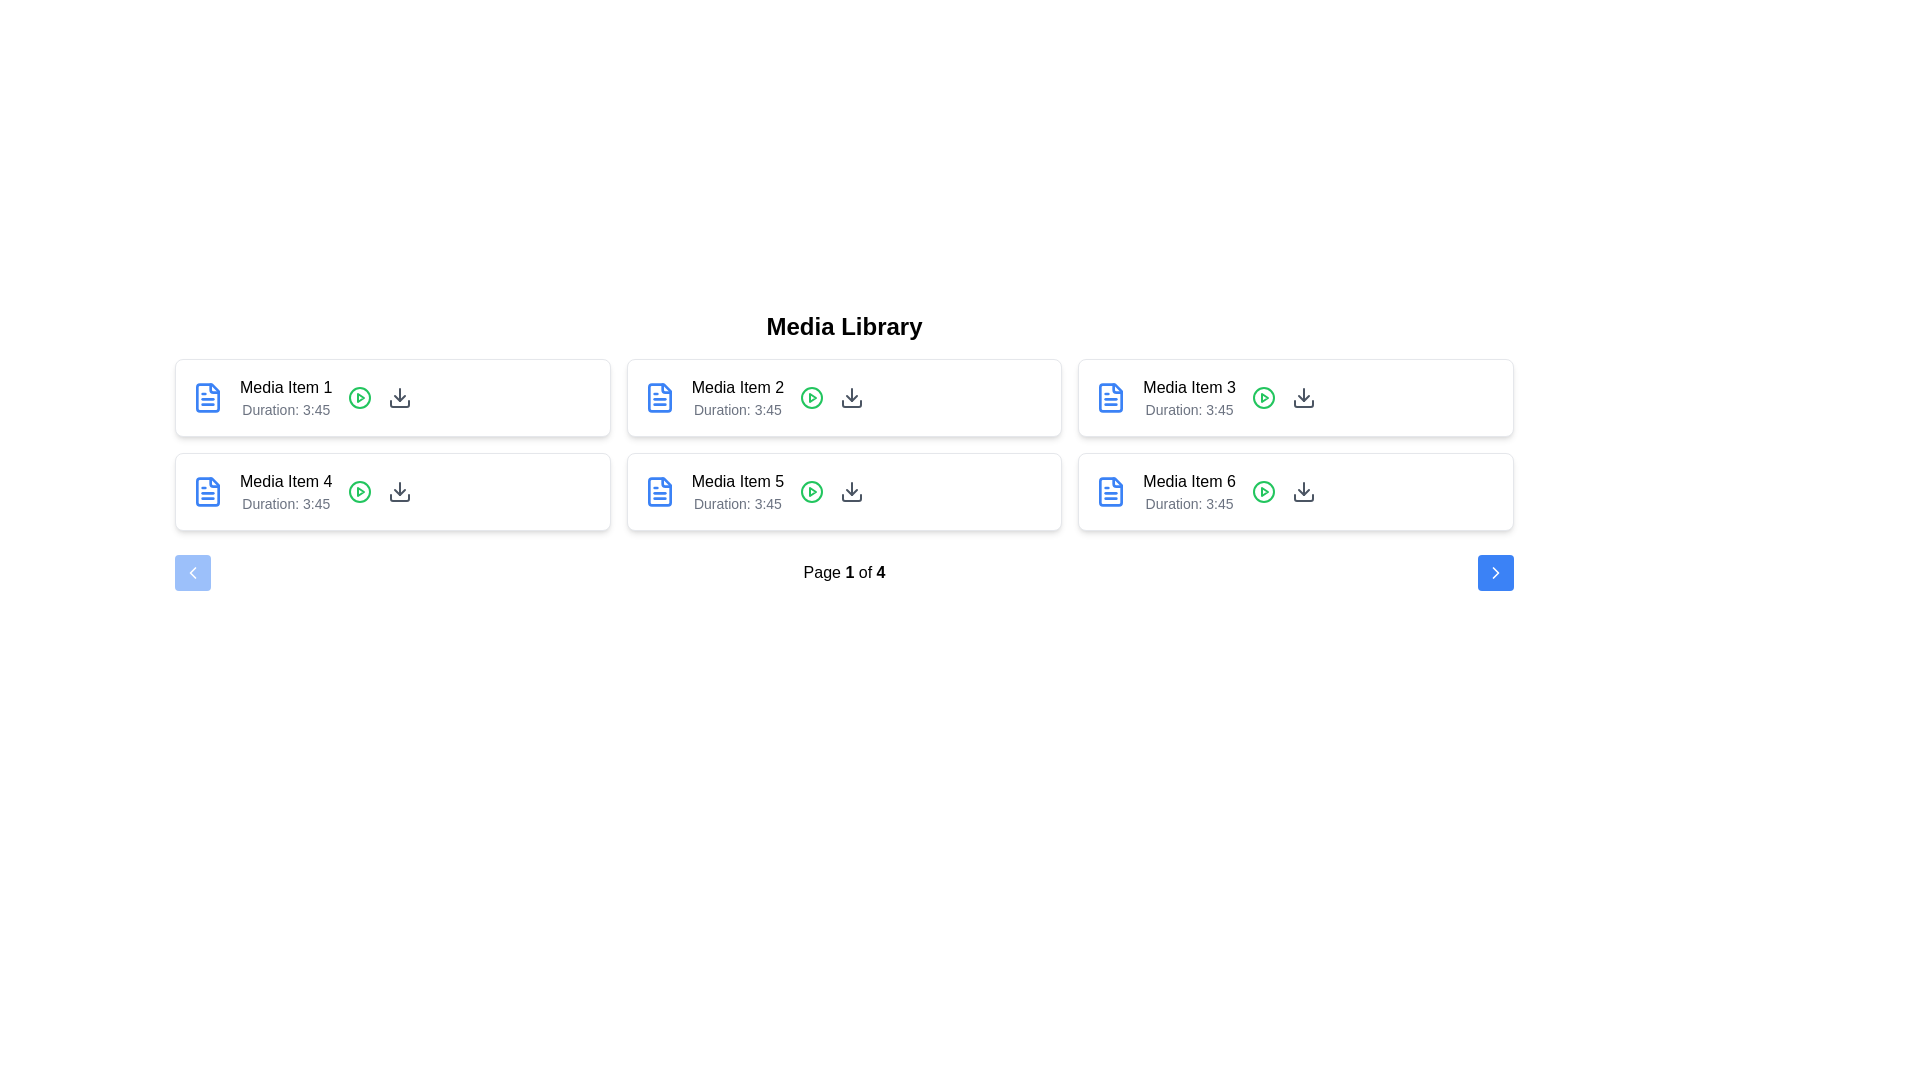 The image size is (1920, 1080). I want to click on the play button for 'Media Item 2', so click(812, 397).